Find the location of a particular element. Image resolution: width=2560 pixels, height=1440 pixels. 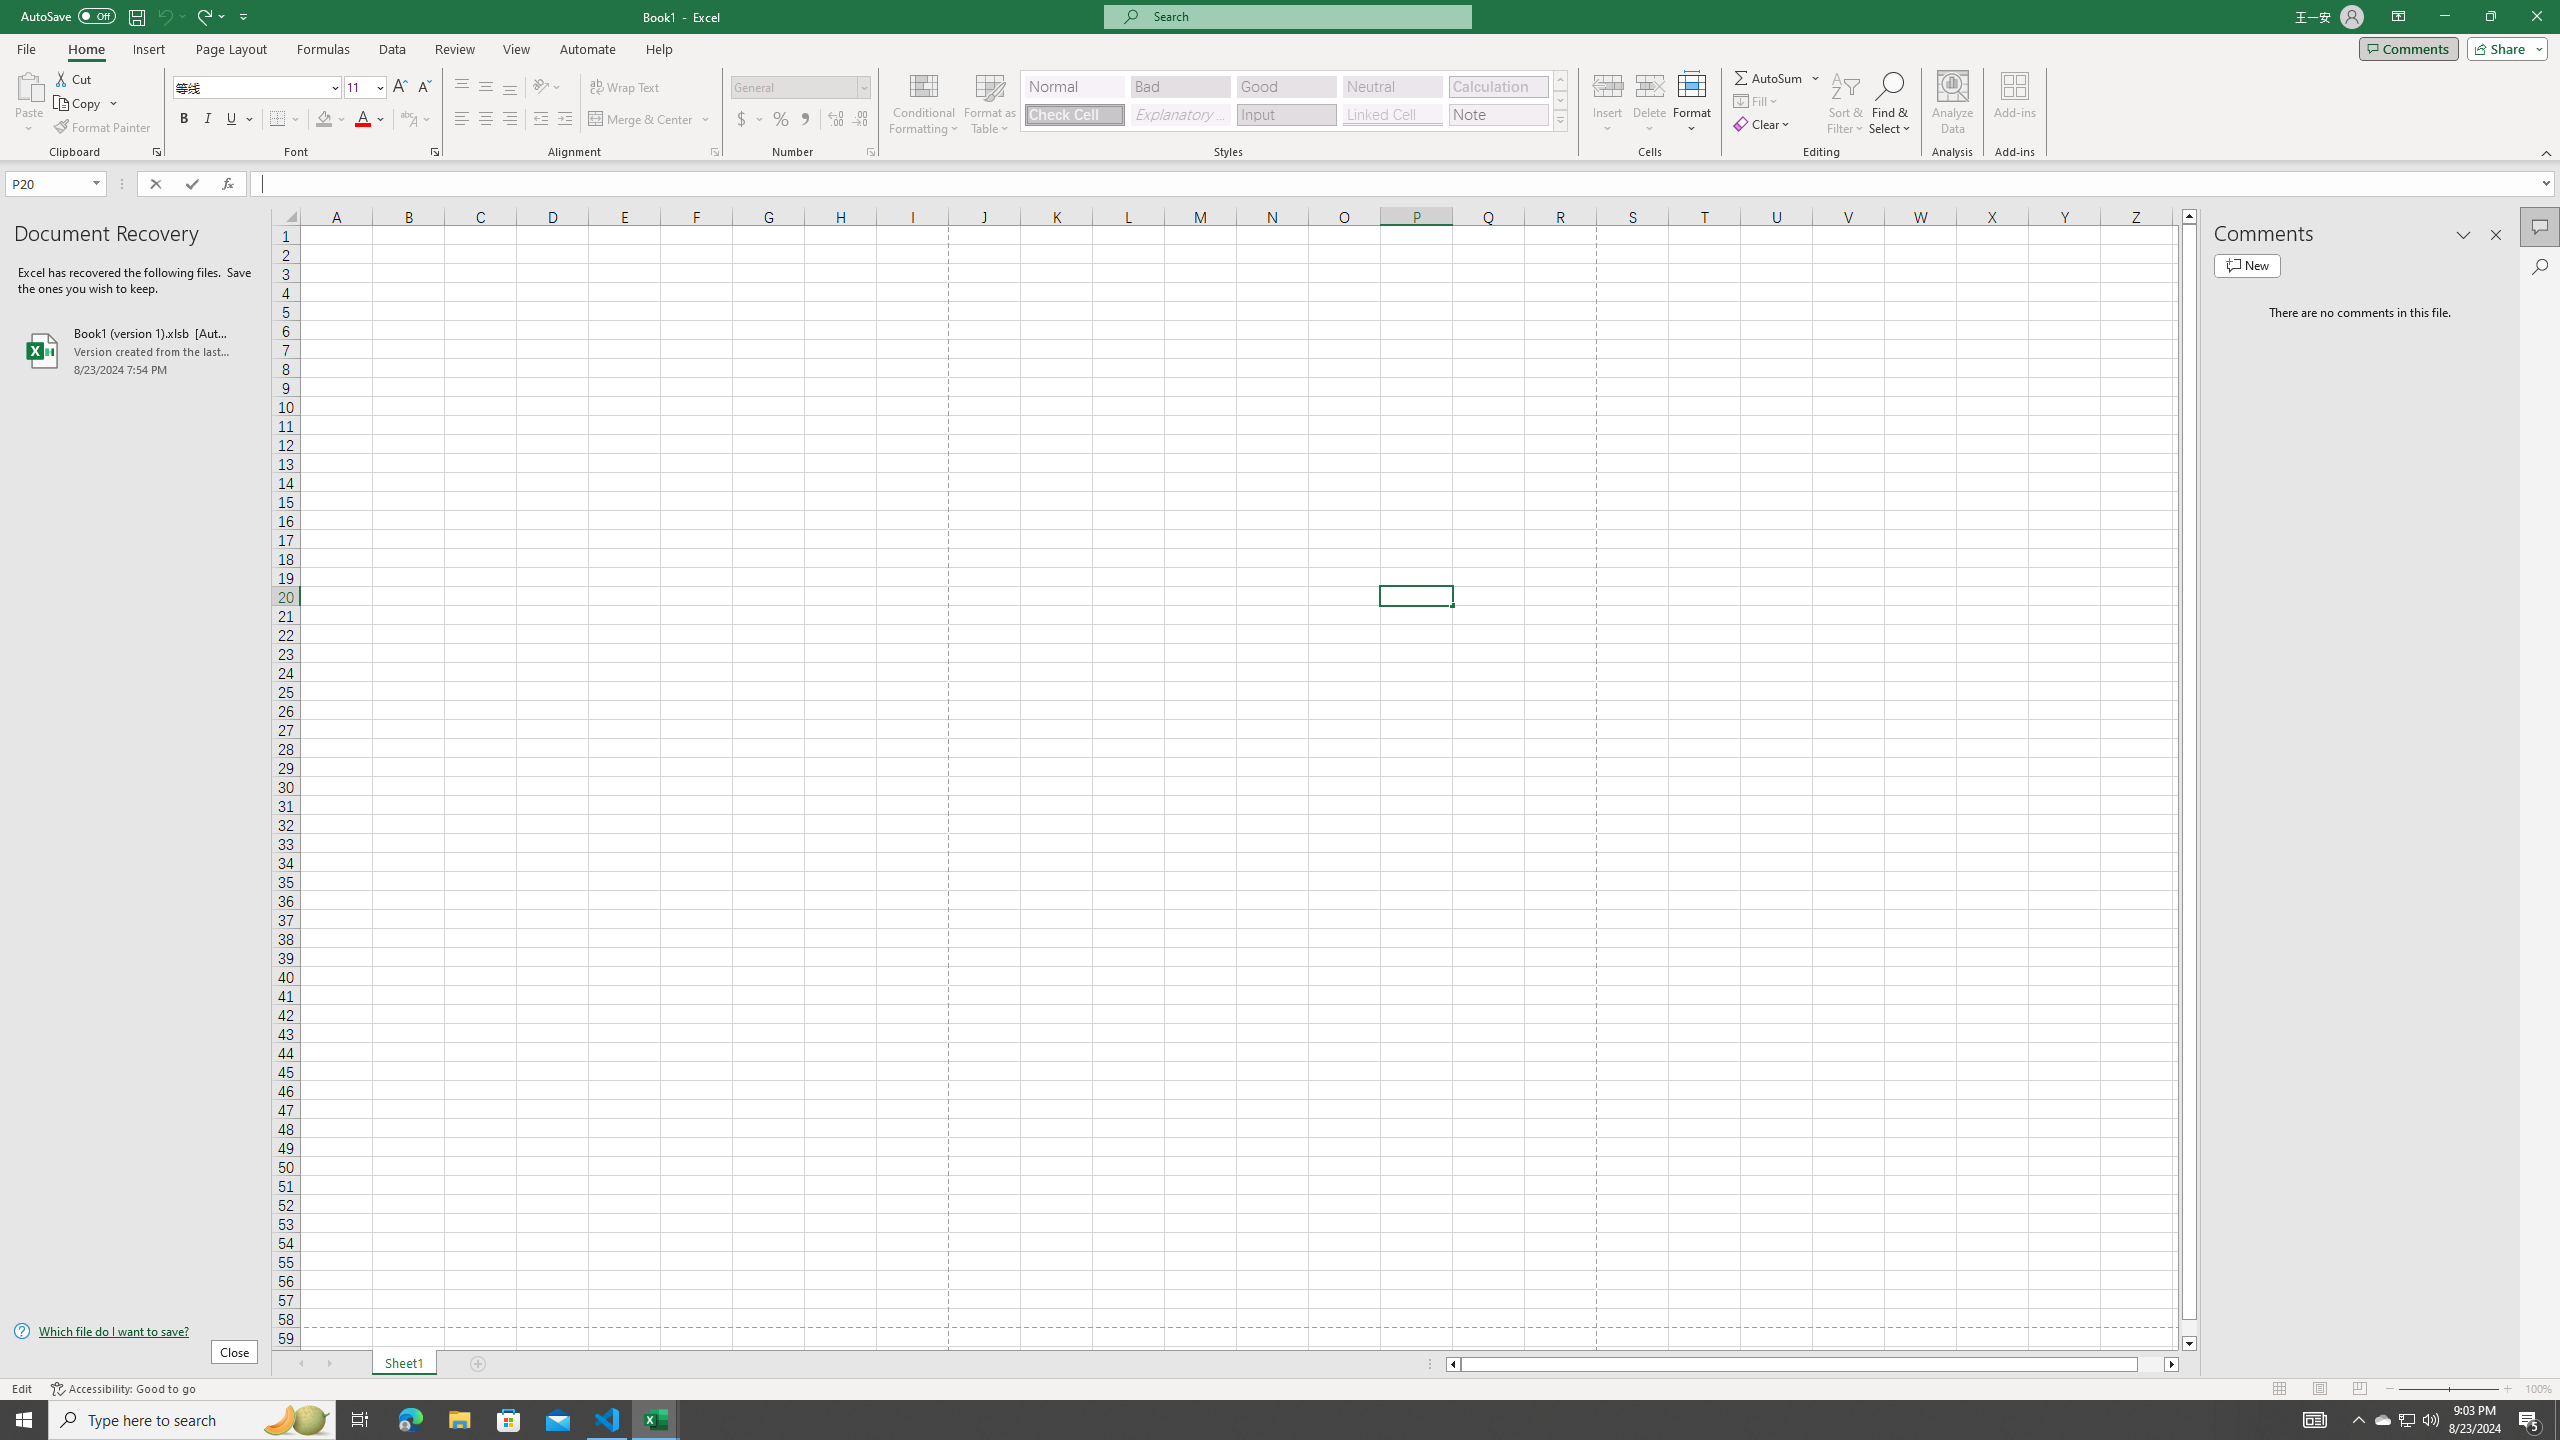

'Restore Down' is located at coordinates (2490, 16).